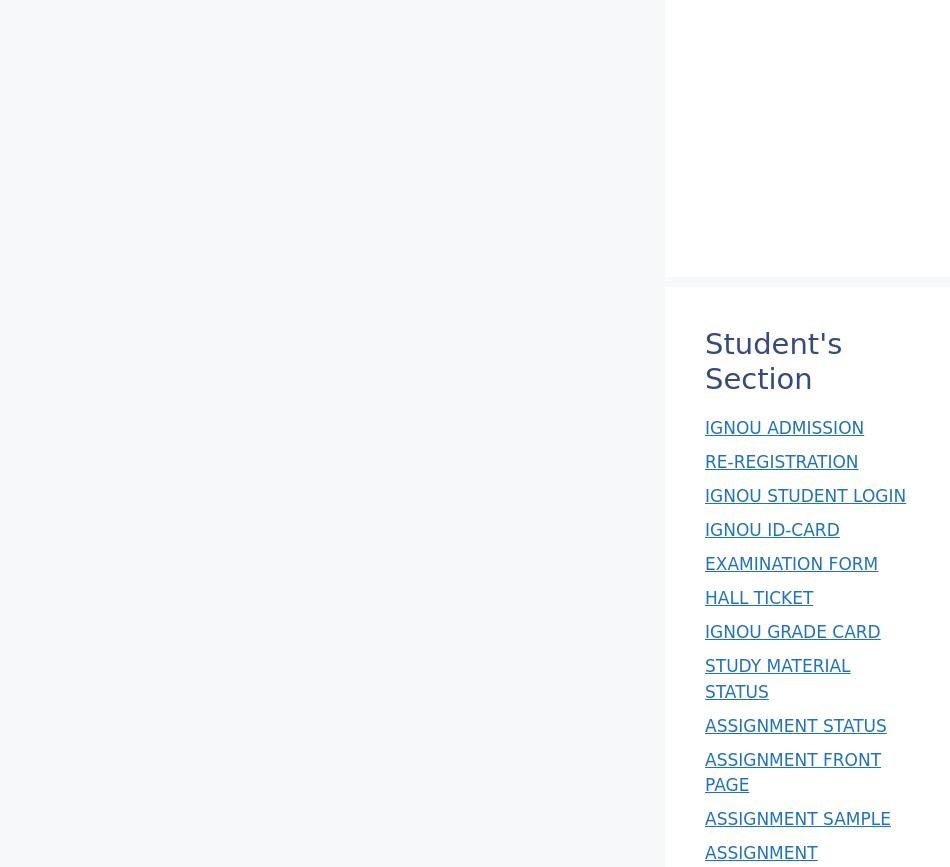 Image resolution: width=950 pixels, height=867 pixels. I want to click on 'IGNOU ADMISSION', so click(783, 428).